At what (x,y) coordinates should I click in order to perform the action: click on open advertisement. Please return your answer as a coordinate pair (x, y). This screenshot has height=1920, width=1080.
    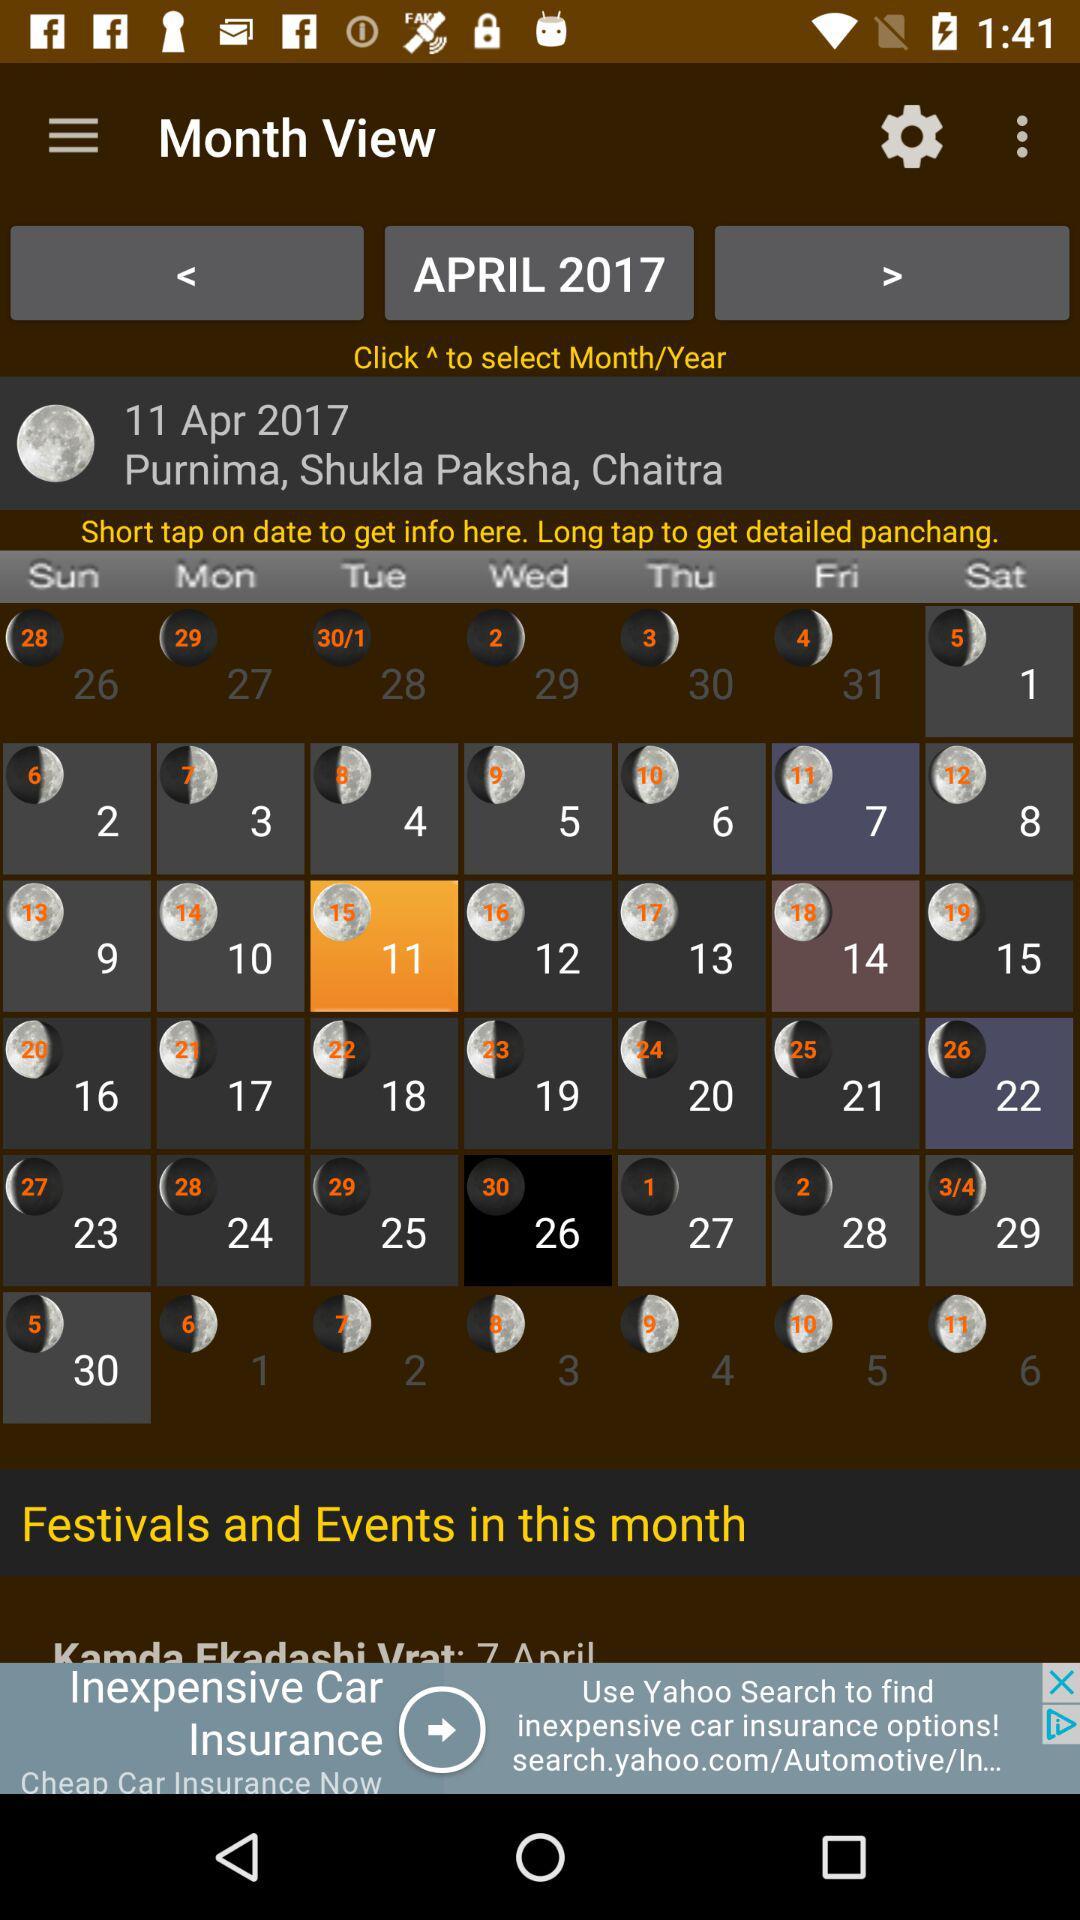
    Looking at the image, I should click on (540, 1727).